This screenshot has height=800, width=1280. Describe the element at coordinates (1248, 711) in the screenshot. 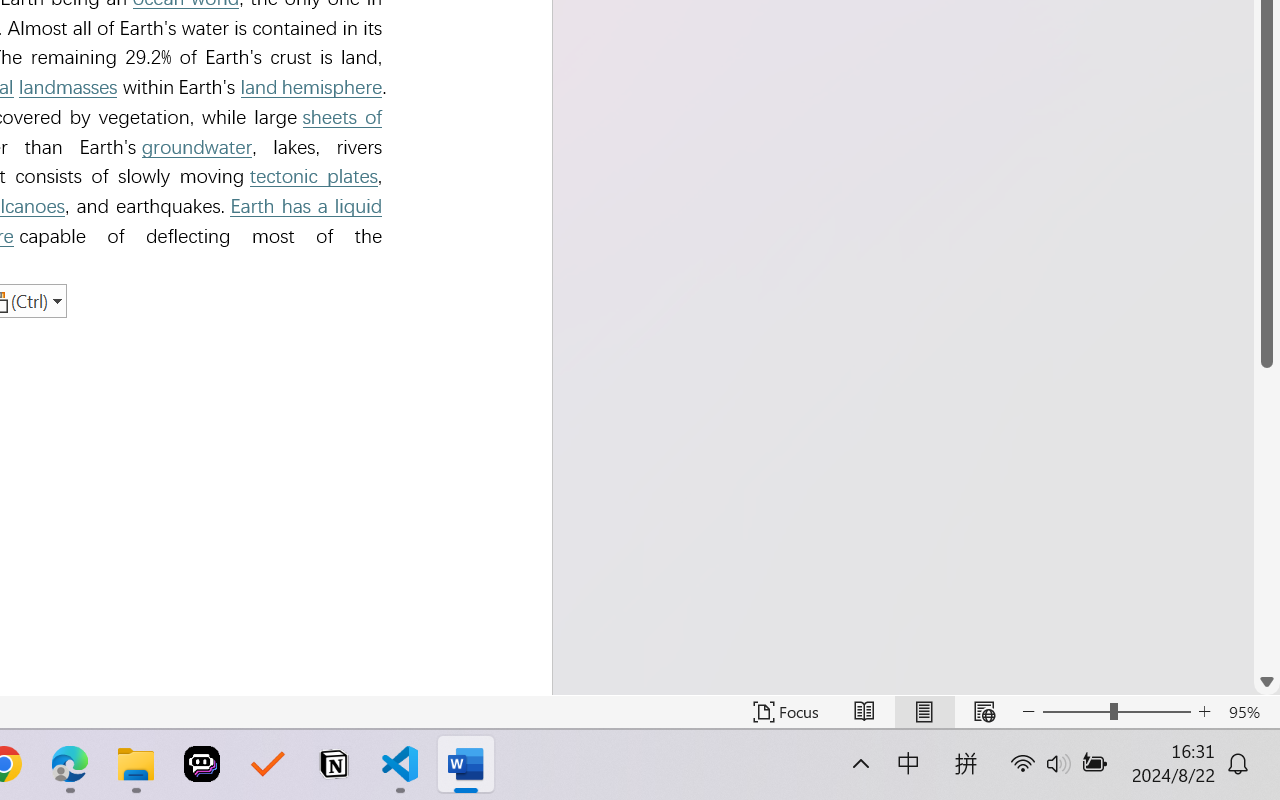

I see `'Zoom 95%'` at that location.